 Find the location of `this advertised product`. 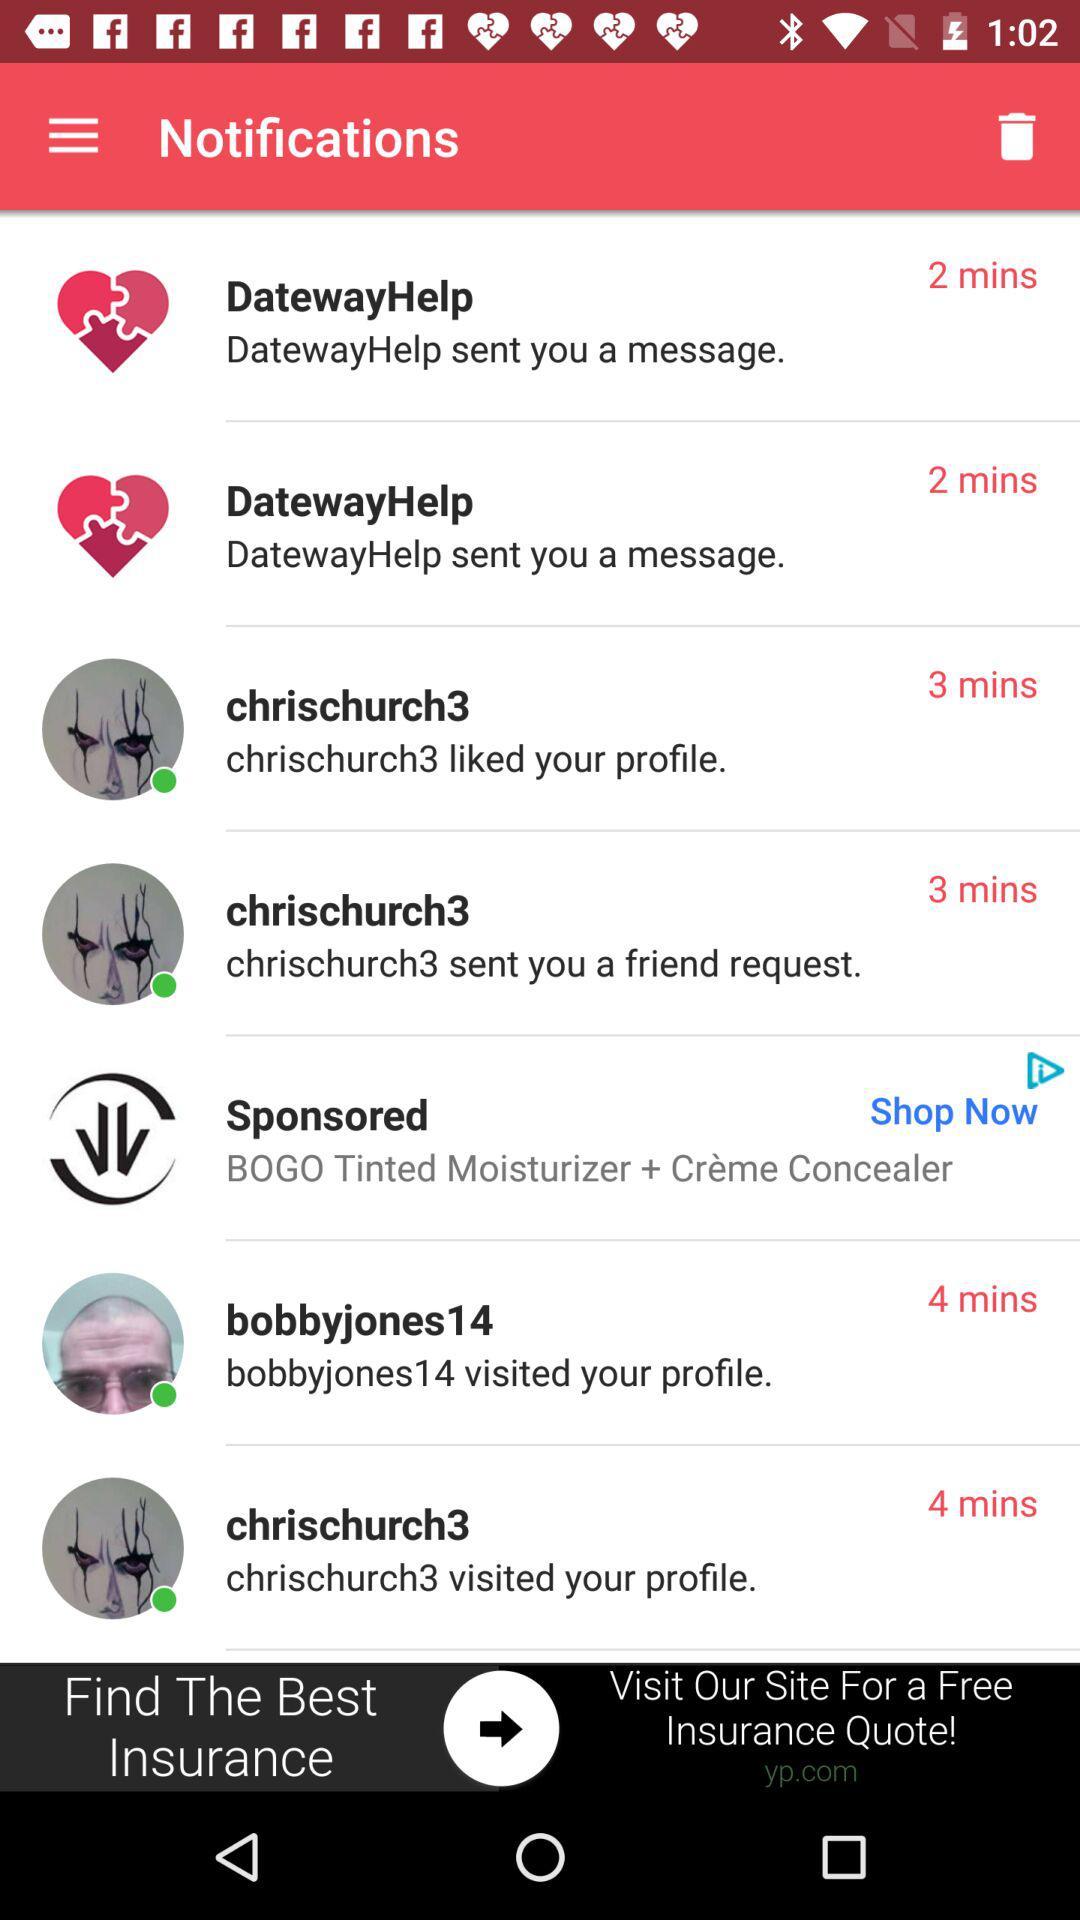

this advertised product is located at coordinates (112, 1138).